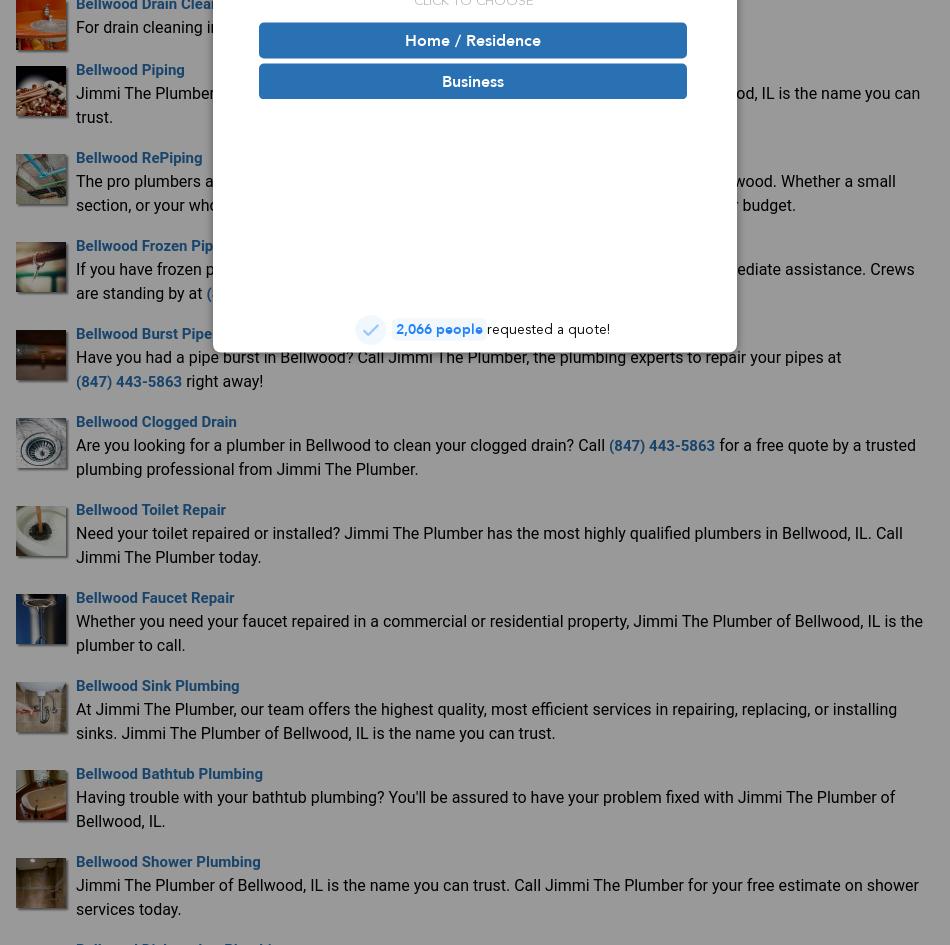 The height and width of the screenshot is (945, 950). Describe the element at coordinates (488, 544) in the screenshot. I see `'Need your toilet repaired or installed? Jimmi The Plumber has the most highly qualified plumbers in Bellwood, IL. Call Jimmi The Plumber today.'` at that location.